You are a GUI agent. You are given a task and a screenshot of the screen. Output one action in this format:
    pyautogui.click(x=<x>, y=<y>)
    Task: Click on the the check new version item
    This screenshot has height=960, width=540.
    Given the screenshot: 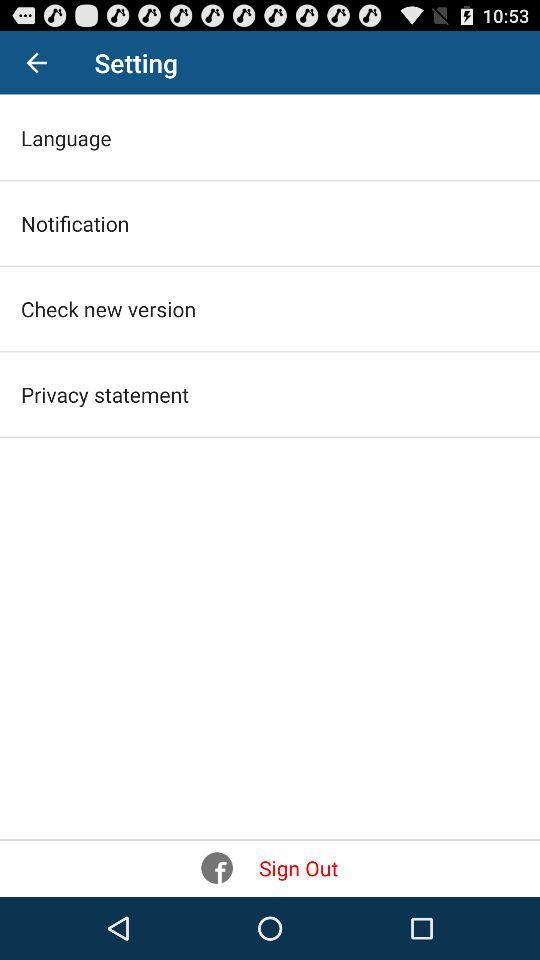 What is the action you would take?
    pyautogui.click(x=108, y=309)
    